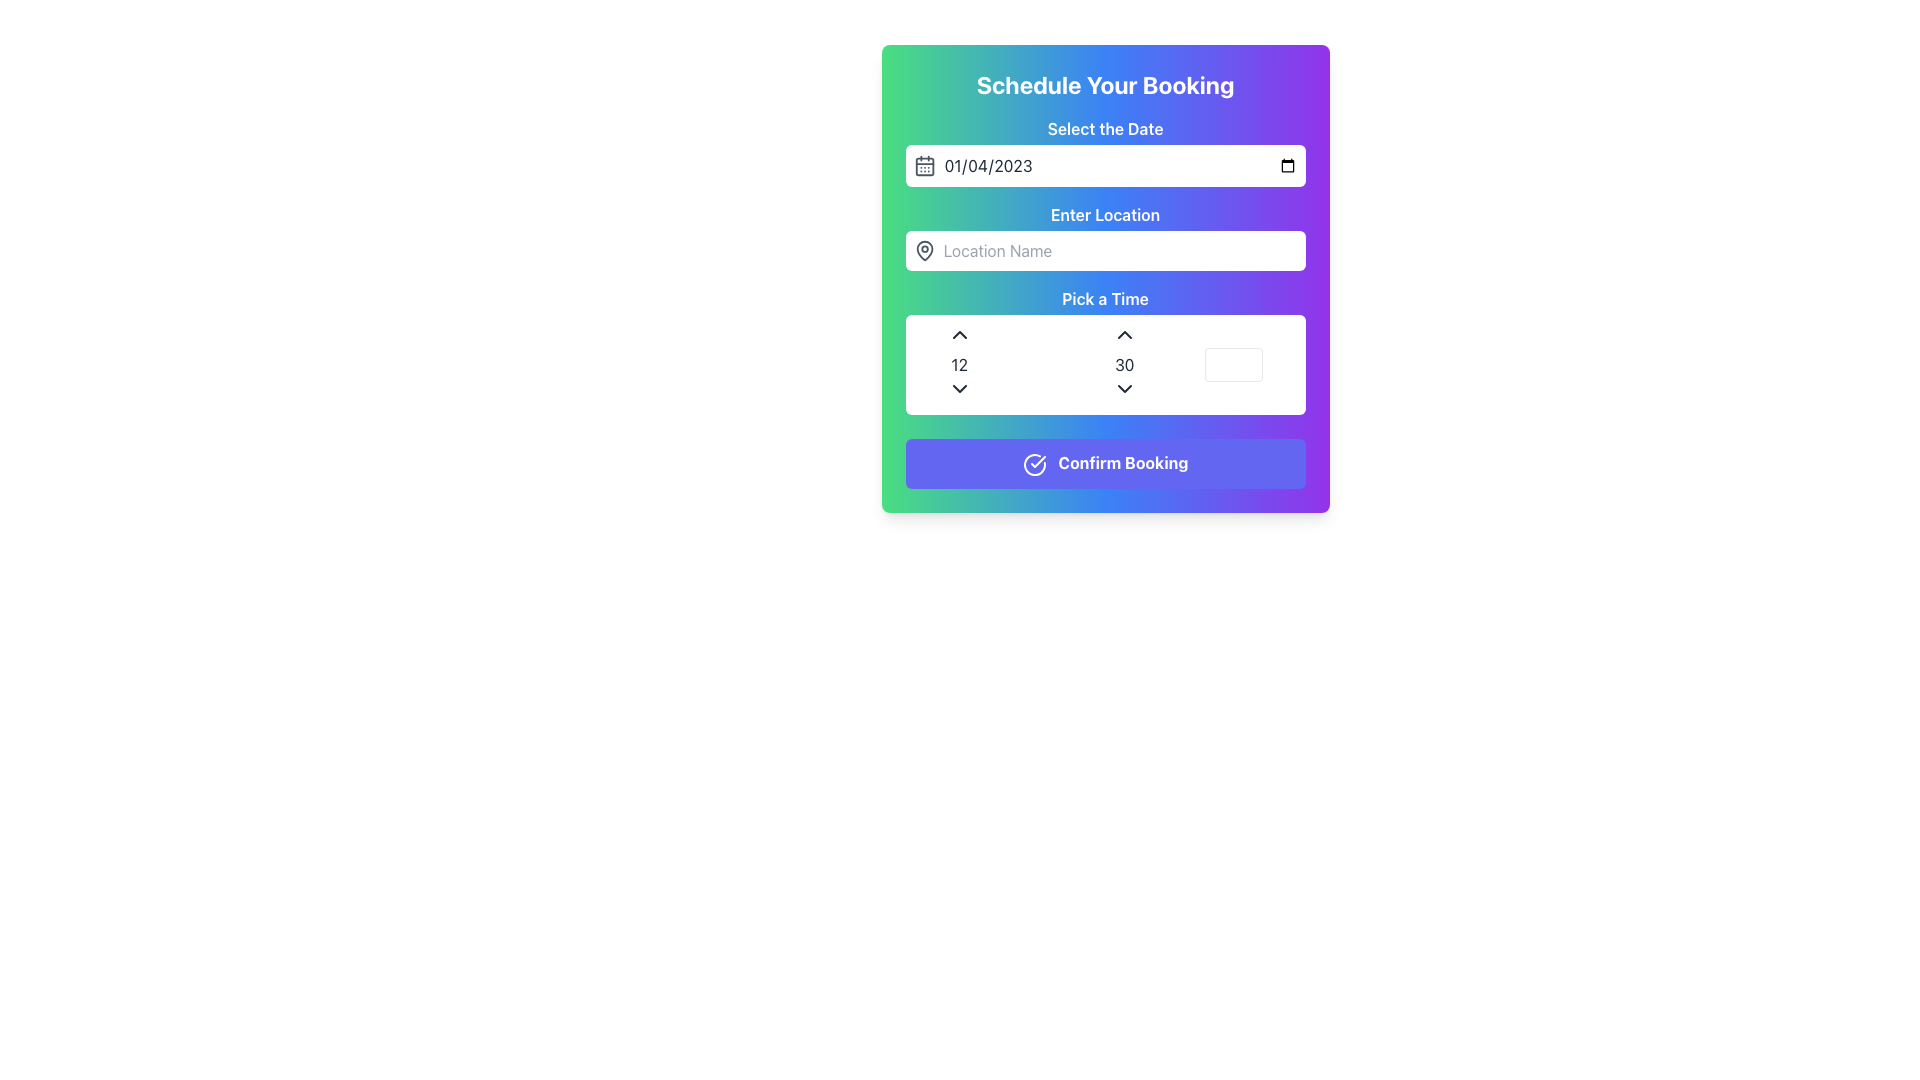  I want to click on the map pin icon located inside the 'Enter Location' input field, which is styled gray and represents a location, so click(923, 249).